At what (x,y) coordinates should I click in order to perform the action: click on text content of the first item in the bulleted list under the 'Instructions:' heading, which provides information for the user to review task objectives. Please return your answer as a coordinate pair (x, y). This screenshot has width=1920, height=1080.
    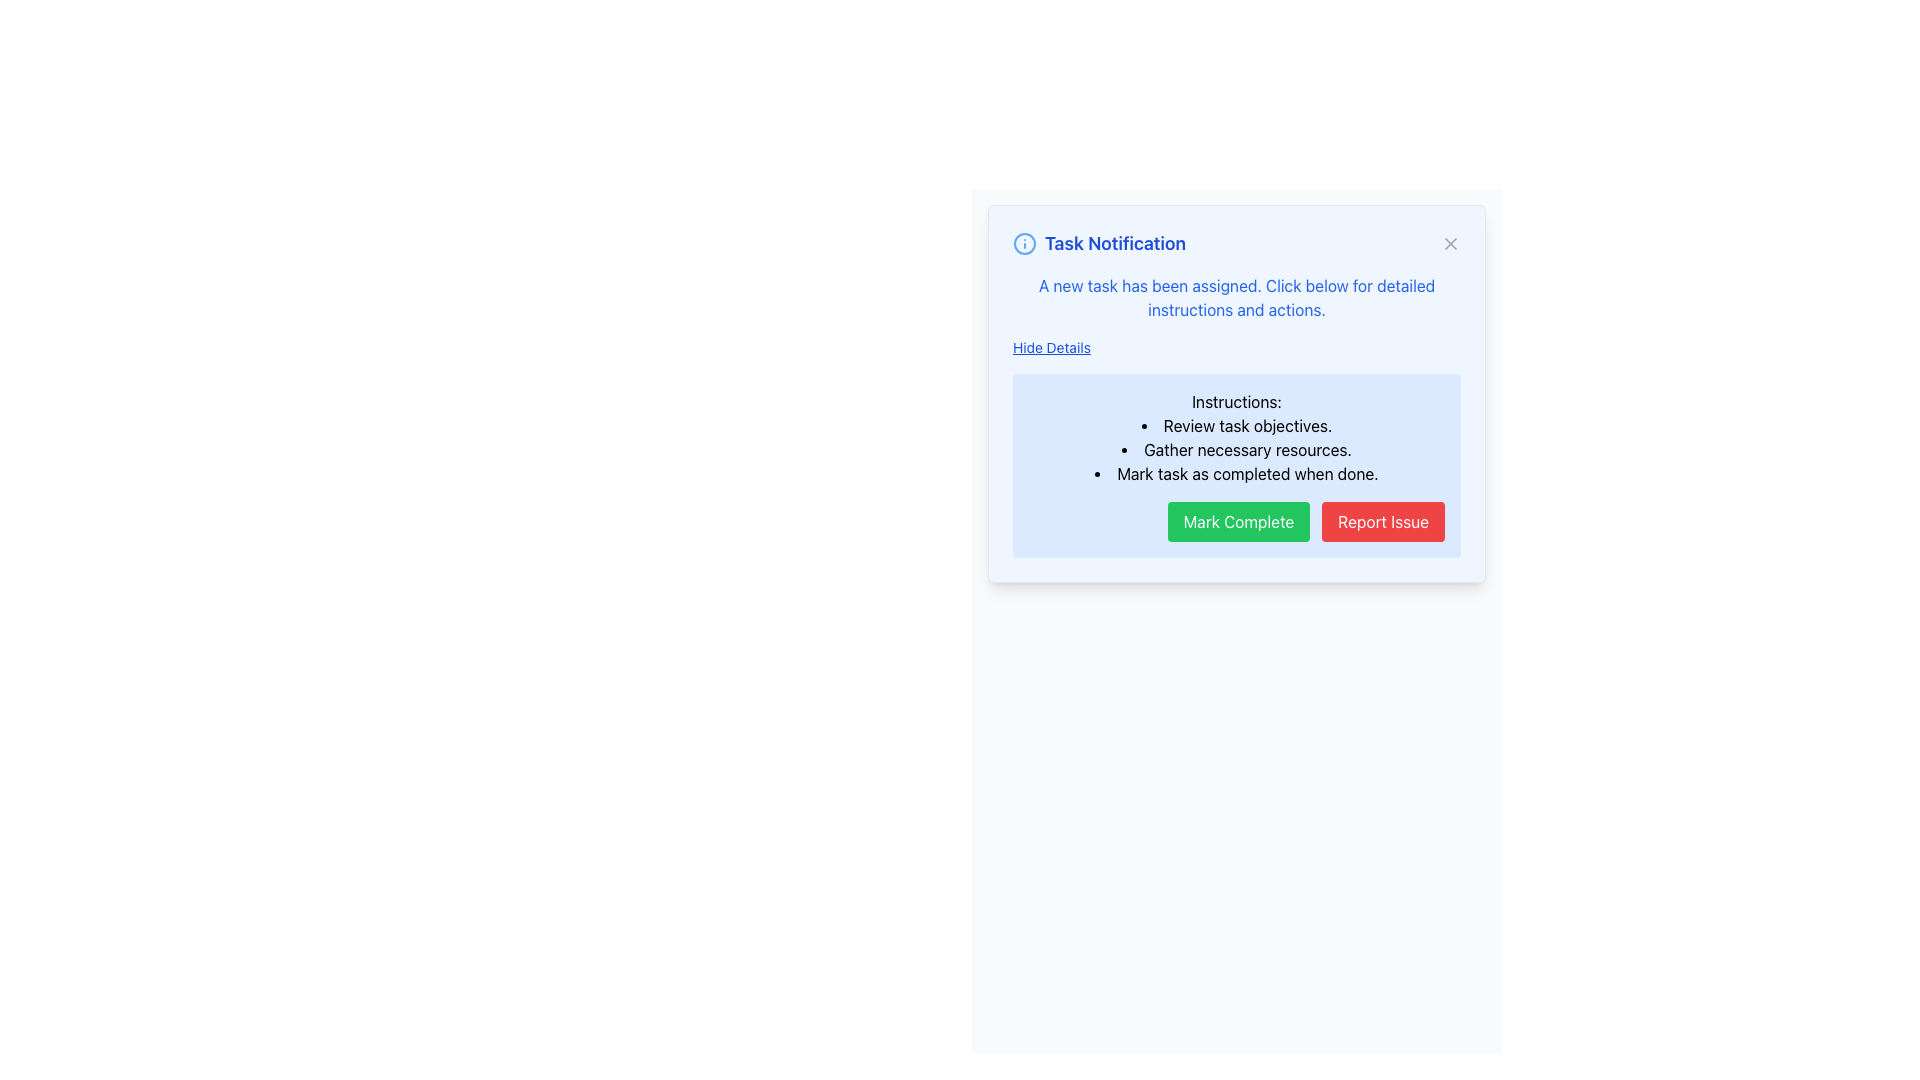
    Looking at the image, I should click on (1236, 424).